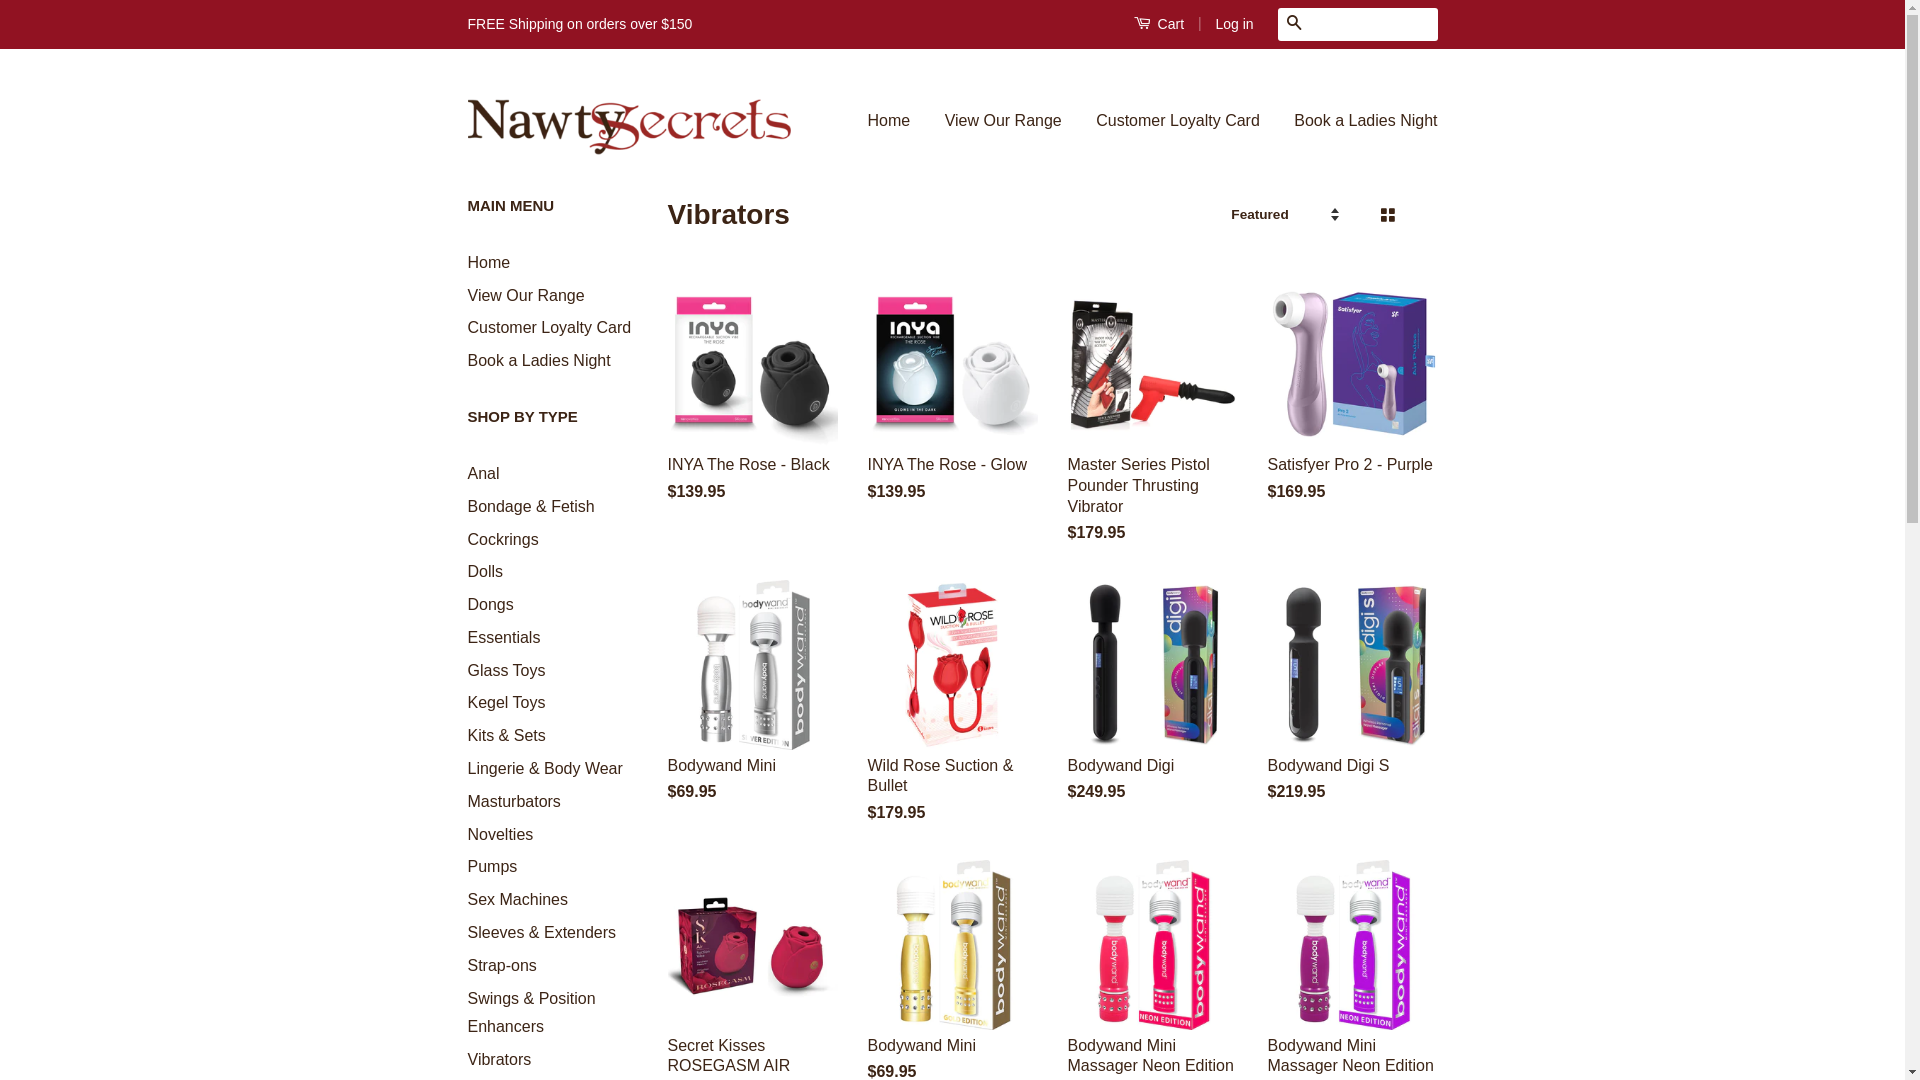 The height and width of the screenshot is (1080, 1920). What do you see at coordinates (518, 898) in the screenshot?
I see `'Sex Machines'` at bounding box center [518, 898].